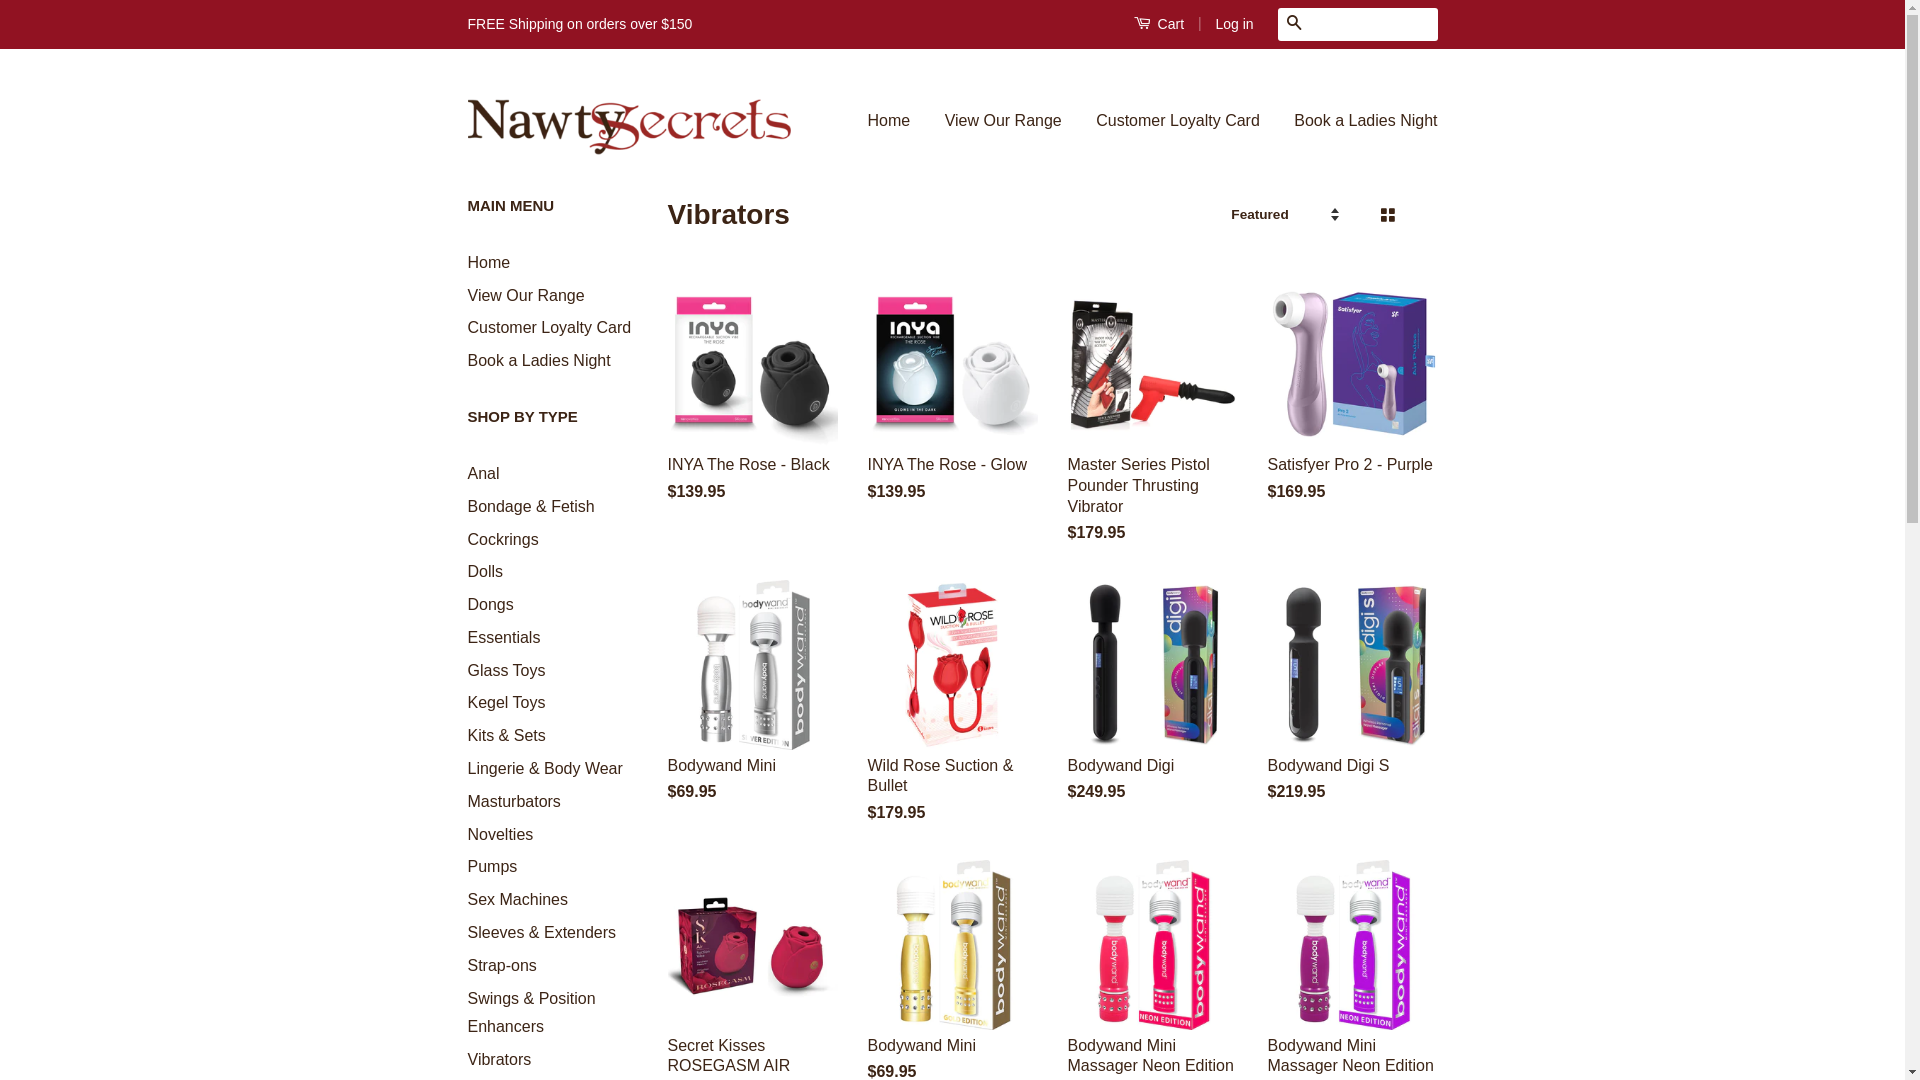 The height and width of the screenshot is (1080, 1920). What do you see at coordinates (518, 898) in the screenshot?
I see `'Sex Machines'` at bounding box center [518, 898].